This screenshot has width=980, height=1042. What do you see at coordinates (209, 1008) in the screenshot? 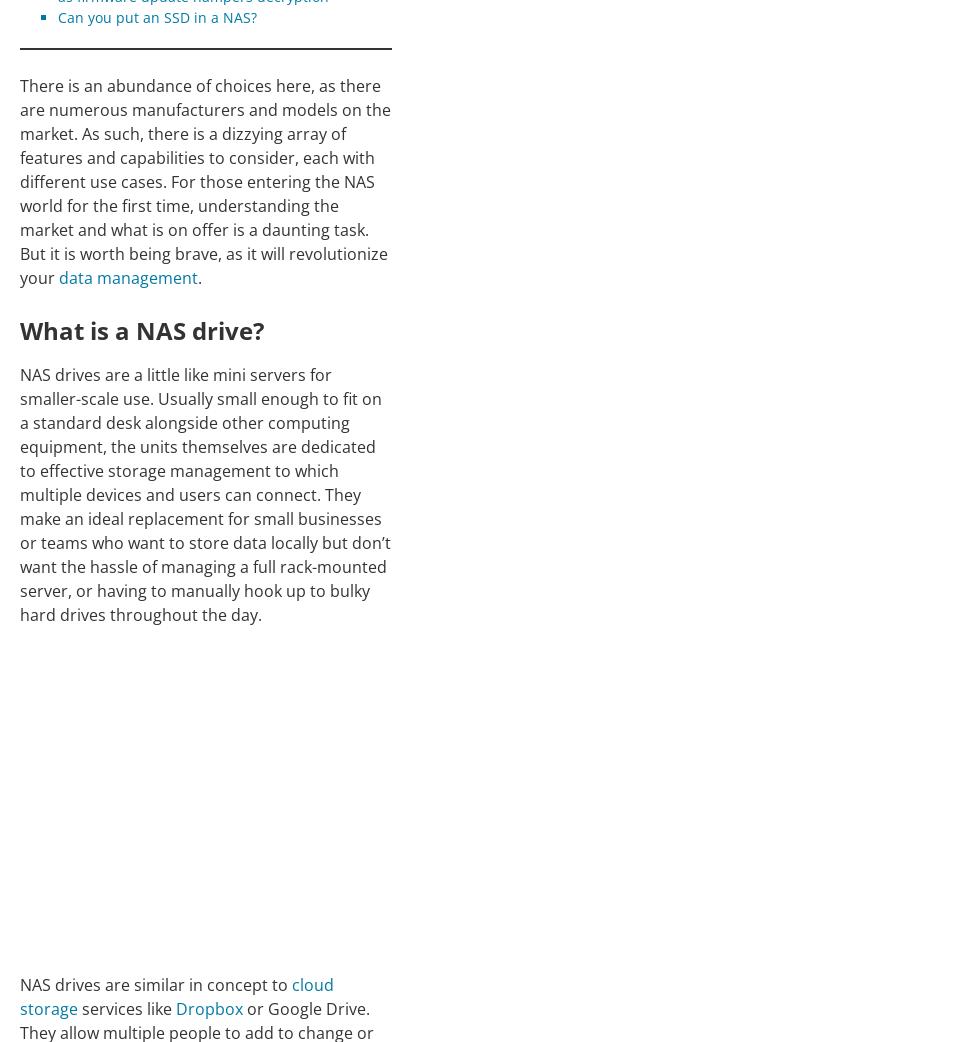
I see `'Dropbox'` at bounding box center [209, 1008].